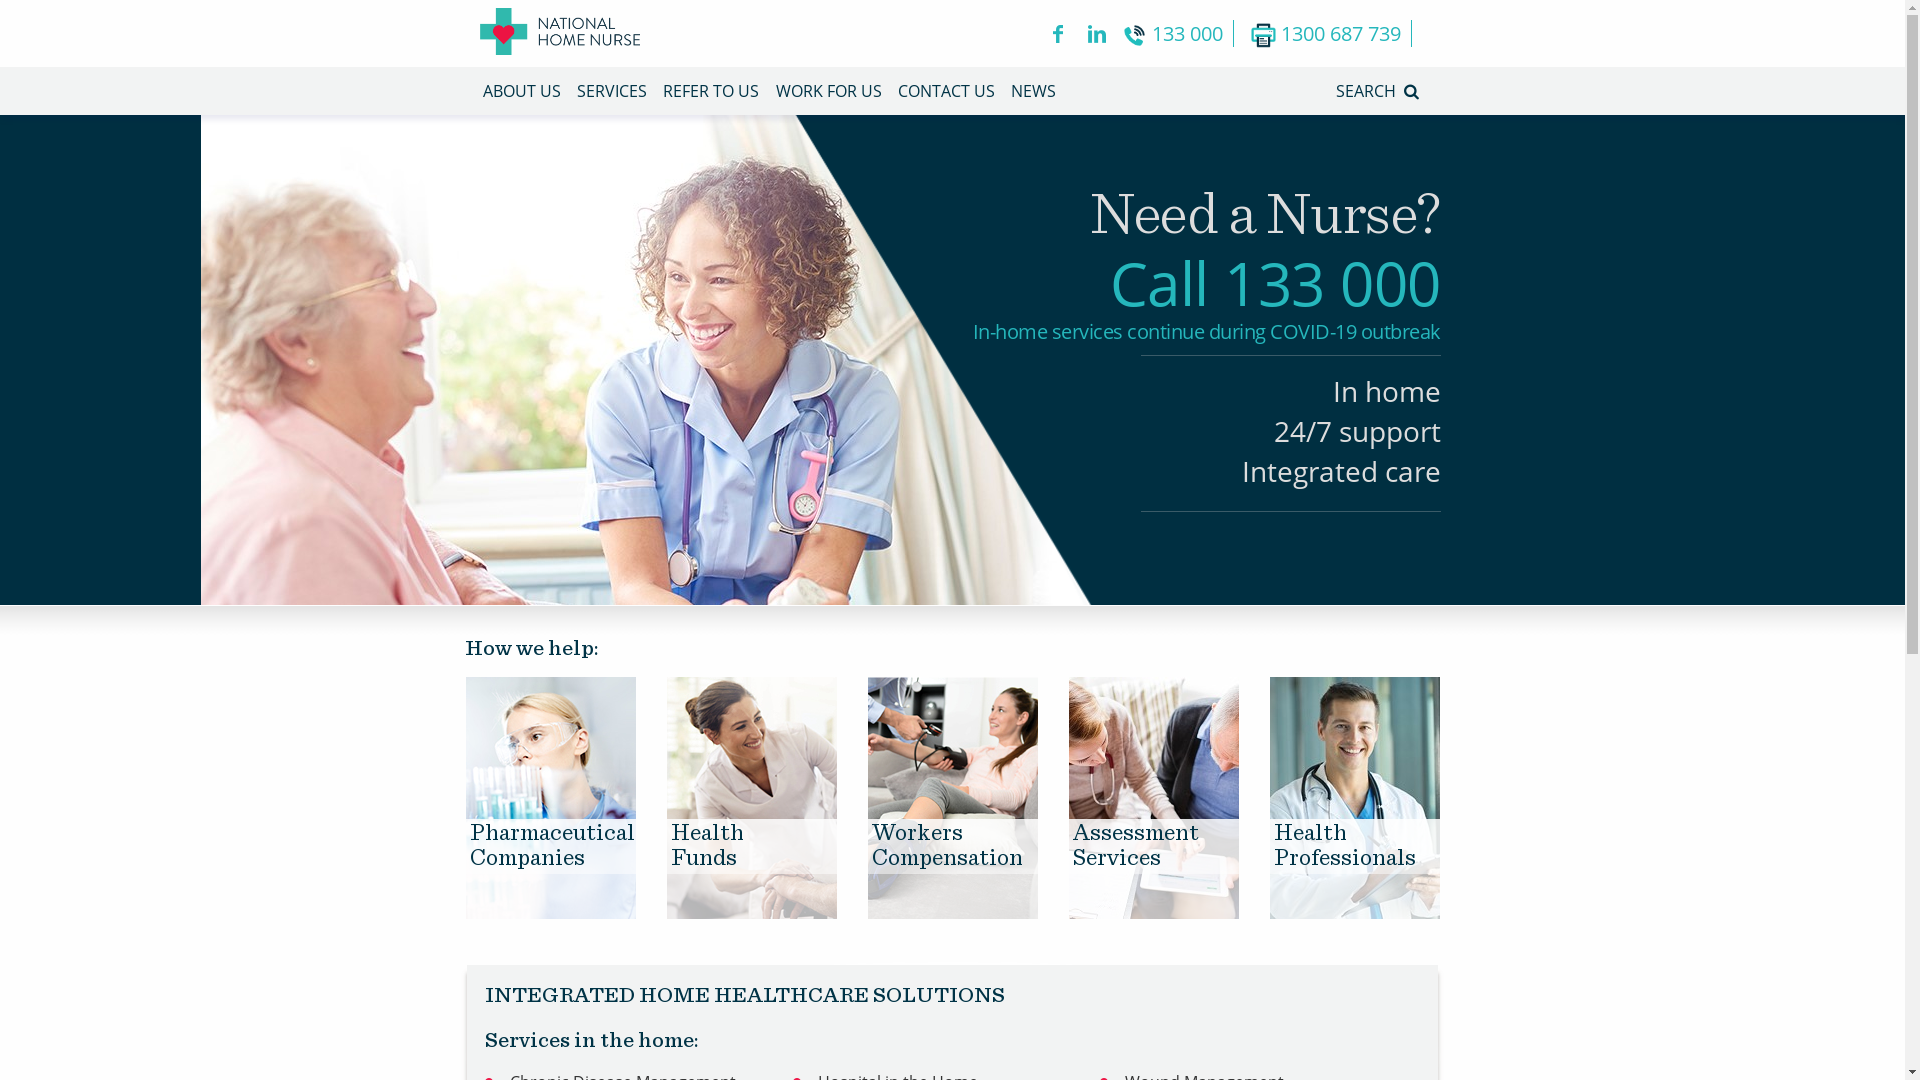 Image resolution: width=1920 pixels, height=1080 pixels. Describe the element at coordinates (481, 91) in the screenshot. I see `'ABOUT US'` at that location.